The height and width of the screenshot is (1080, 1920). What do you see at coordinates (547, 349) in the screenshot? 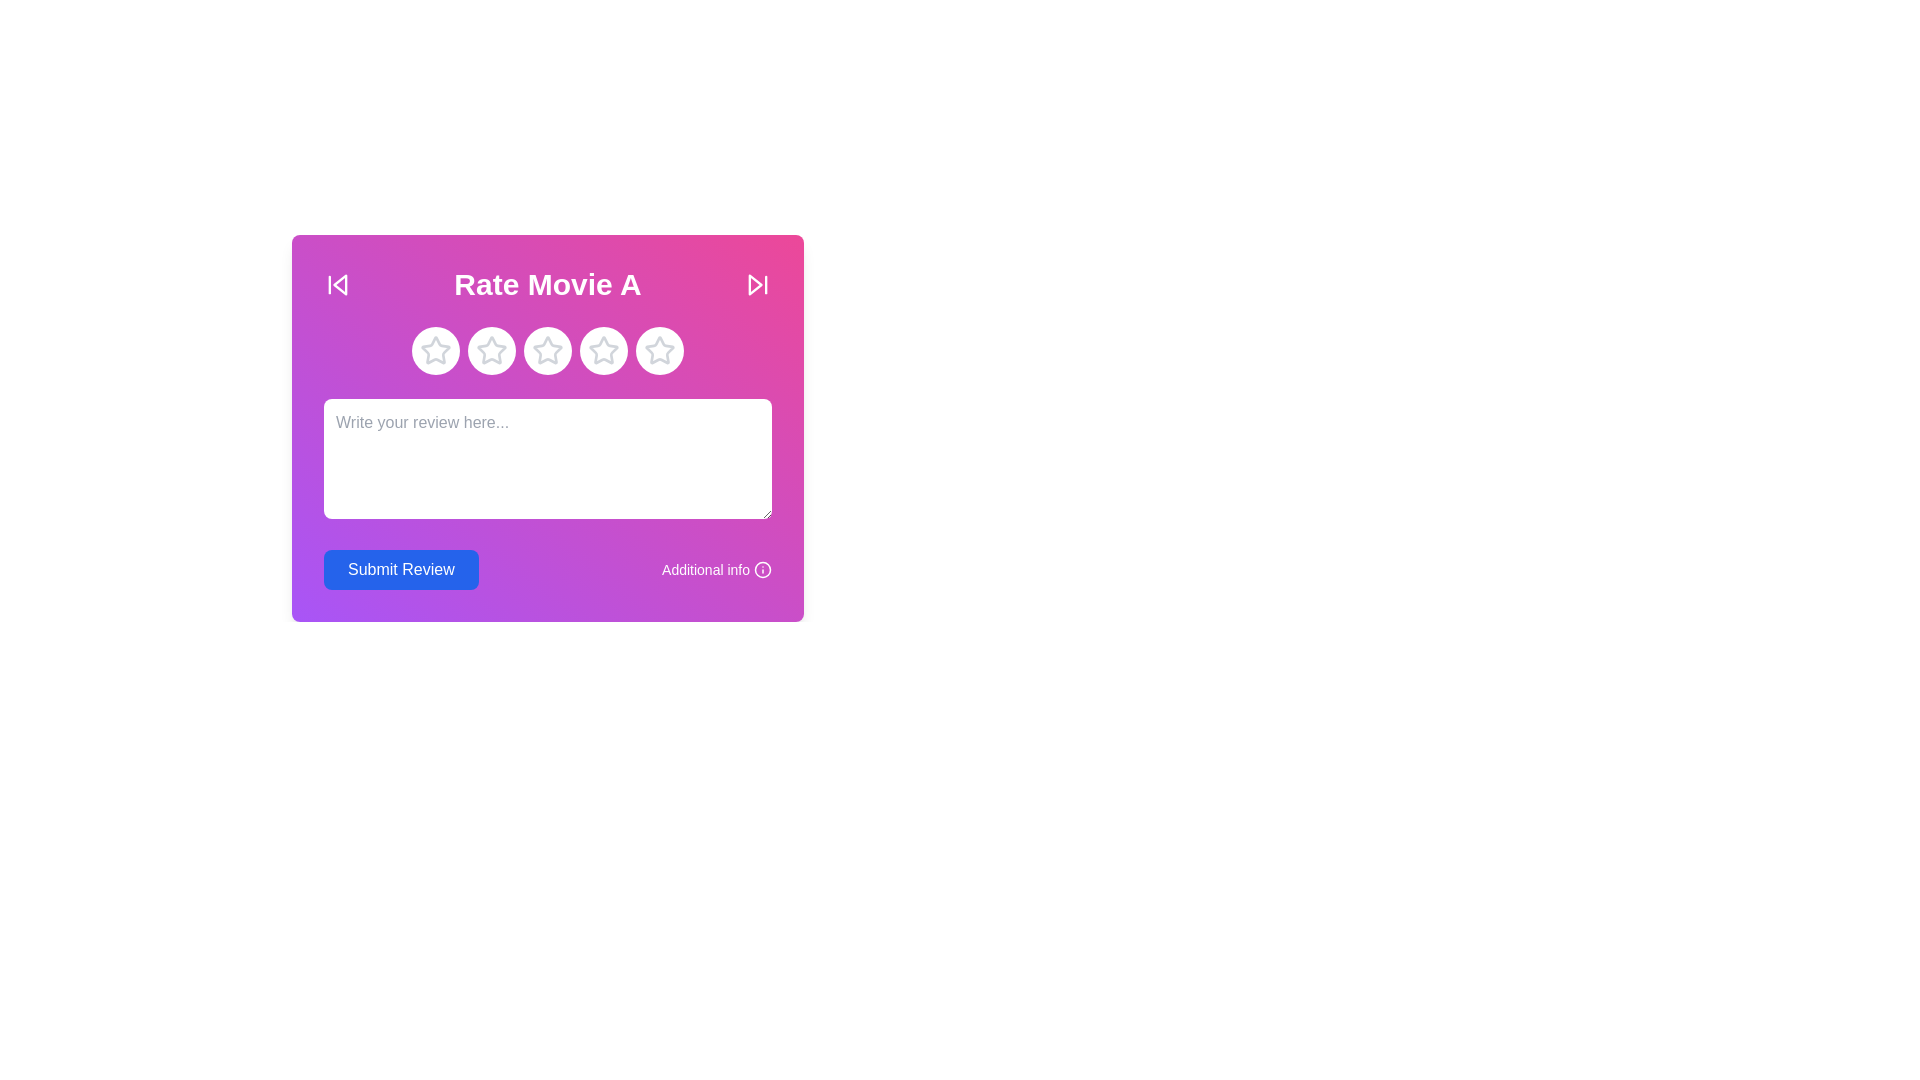
I see `the third star in the row of five rating stars` at bounding box center [547, 349].